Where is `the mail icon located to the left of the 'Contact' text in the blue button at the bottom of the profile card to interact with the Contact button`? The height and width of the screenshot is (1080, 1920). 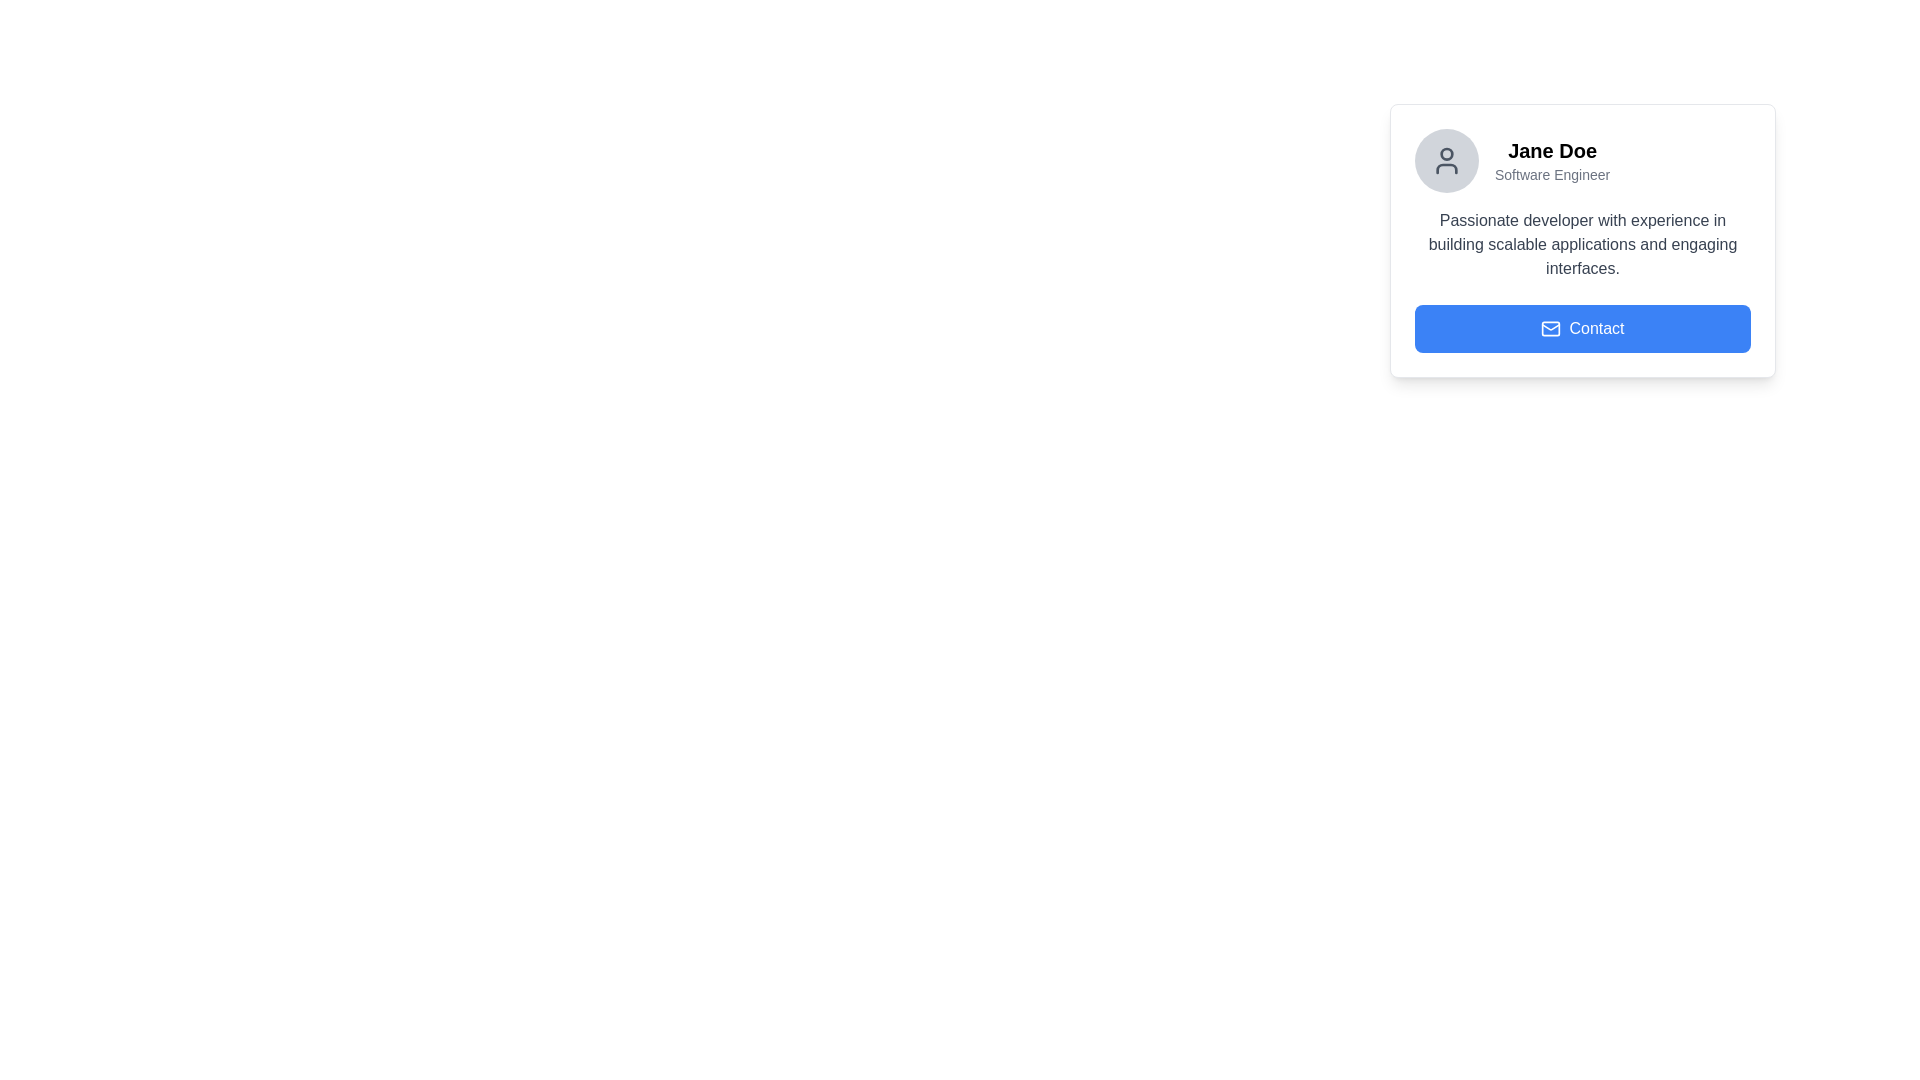 the mail icon located to the left of the 'Contact' text in the blue button at the bottom of the profile card to interact with the Contact button is located at coordinates (1549, 327).